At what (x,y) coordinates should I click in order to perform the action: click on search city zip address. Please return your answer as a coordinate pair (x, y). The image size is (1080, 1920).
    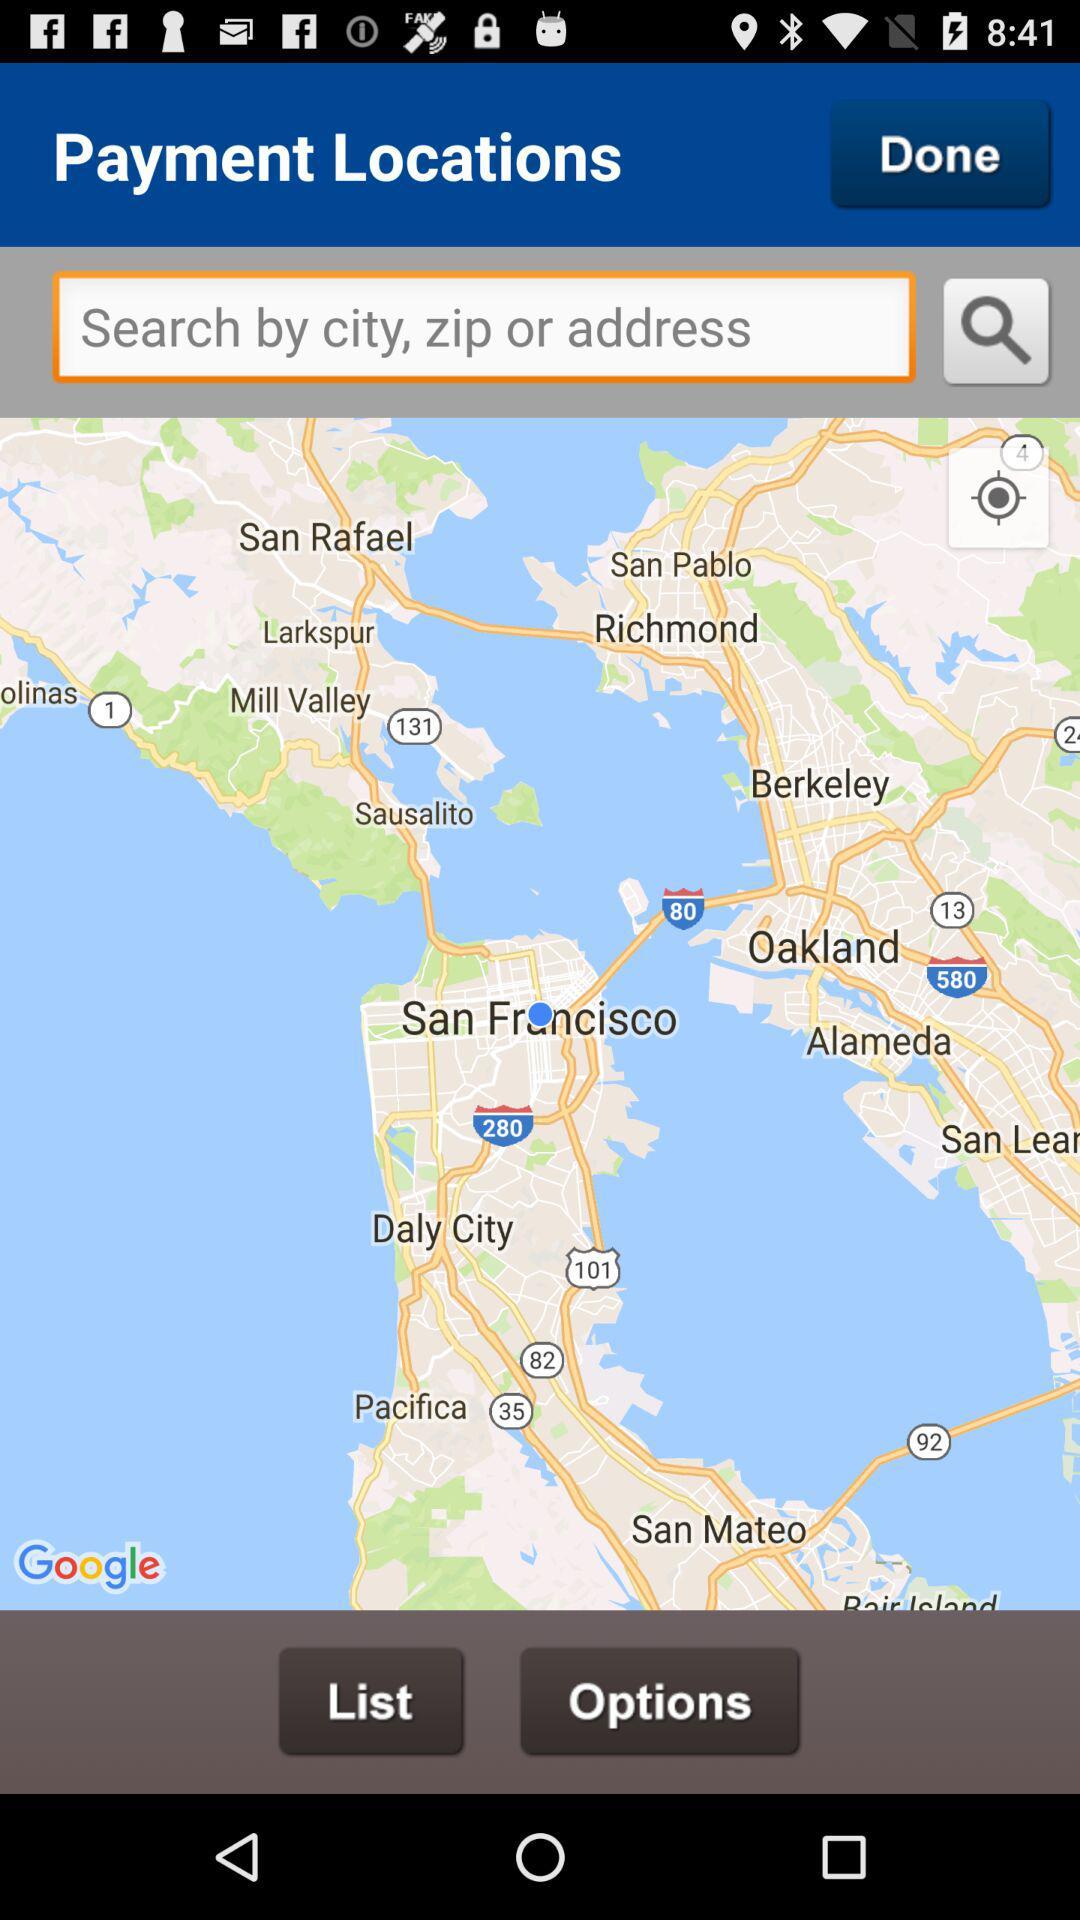
    Looking at the image, I should click on (484, 332).